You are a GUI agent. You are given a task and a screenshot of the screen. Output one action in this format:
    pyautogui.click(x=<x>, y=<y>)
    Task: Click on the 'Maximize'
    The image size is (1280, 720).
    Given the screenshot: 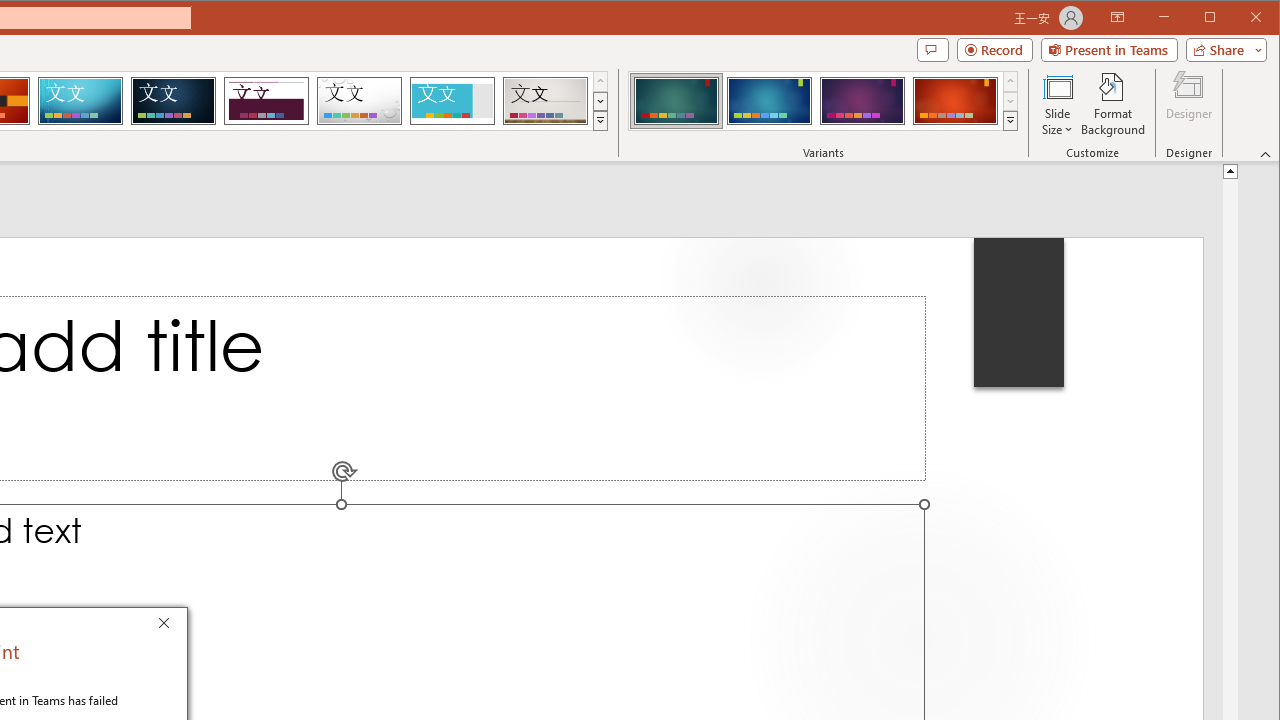 What is the action you would take?
    pyautogui.click(x=1238, y=19)
    